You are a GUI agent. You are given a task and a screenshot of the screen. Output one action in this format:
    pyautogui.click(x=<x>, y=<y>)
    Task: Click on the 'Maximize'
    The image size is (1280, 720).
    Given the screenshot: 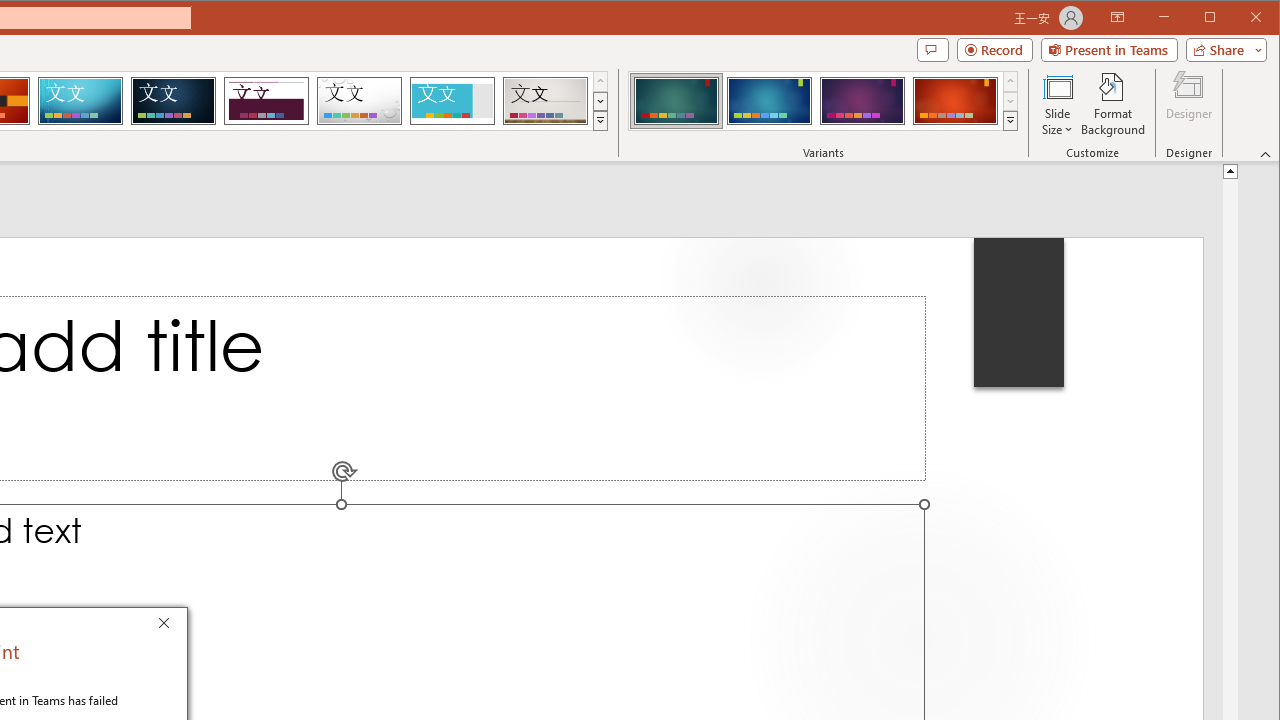 What is the action you would take?
    pyautogui.click(x=1238, y=19)
    